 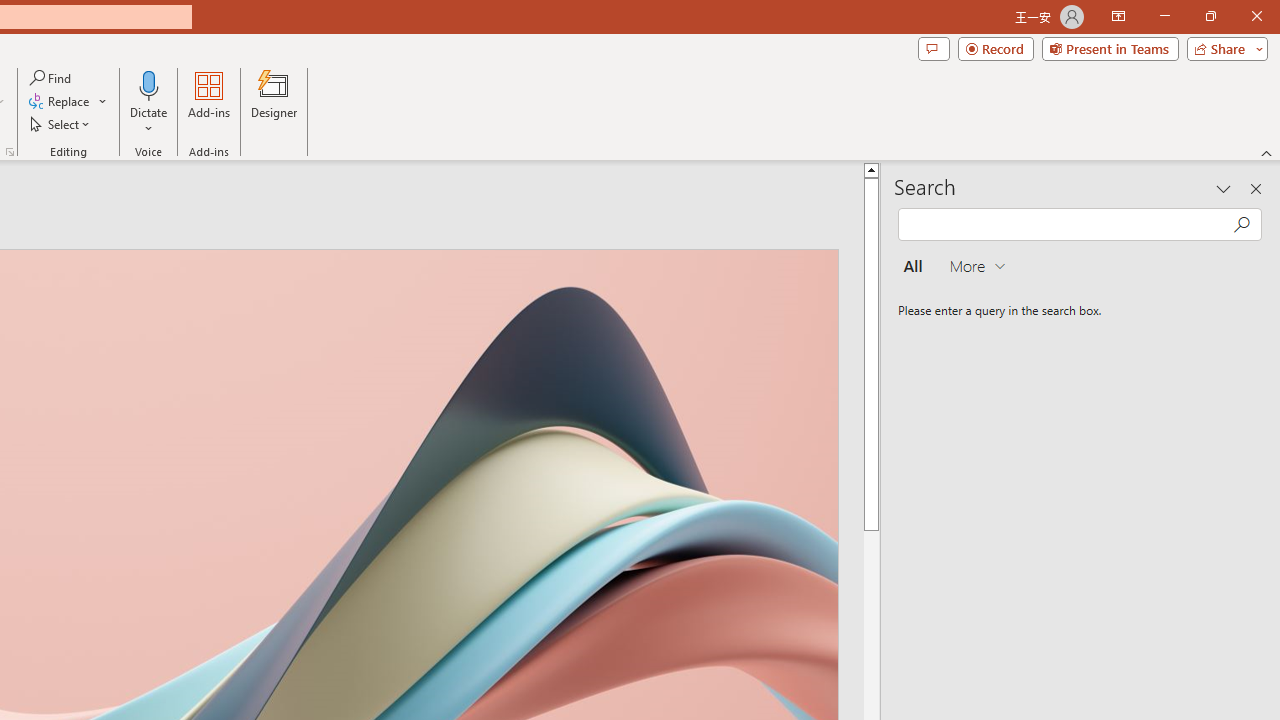 What do you see at coordinates (871, 168) in the screenshot?
I see `'Line up'` at bounding box center [871, 168].